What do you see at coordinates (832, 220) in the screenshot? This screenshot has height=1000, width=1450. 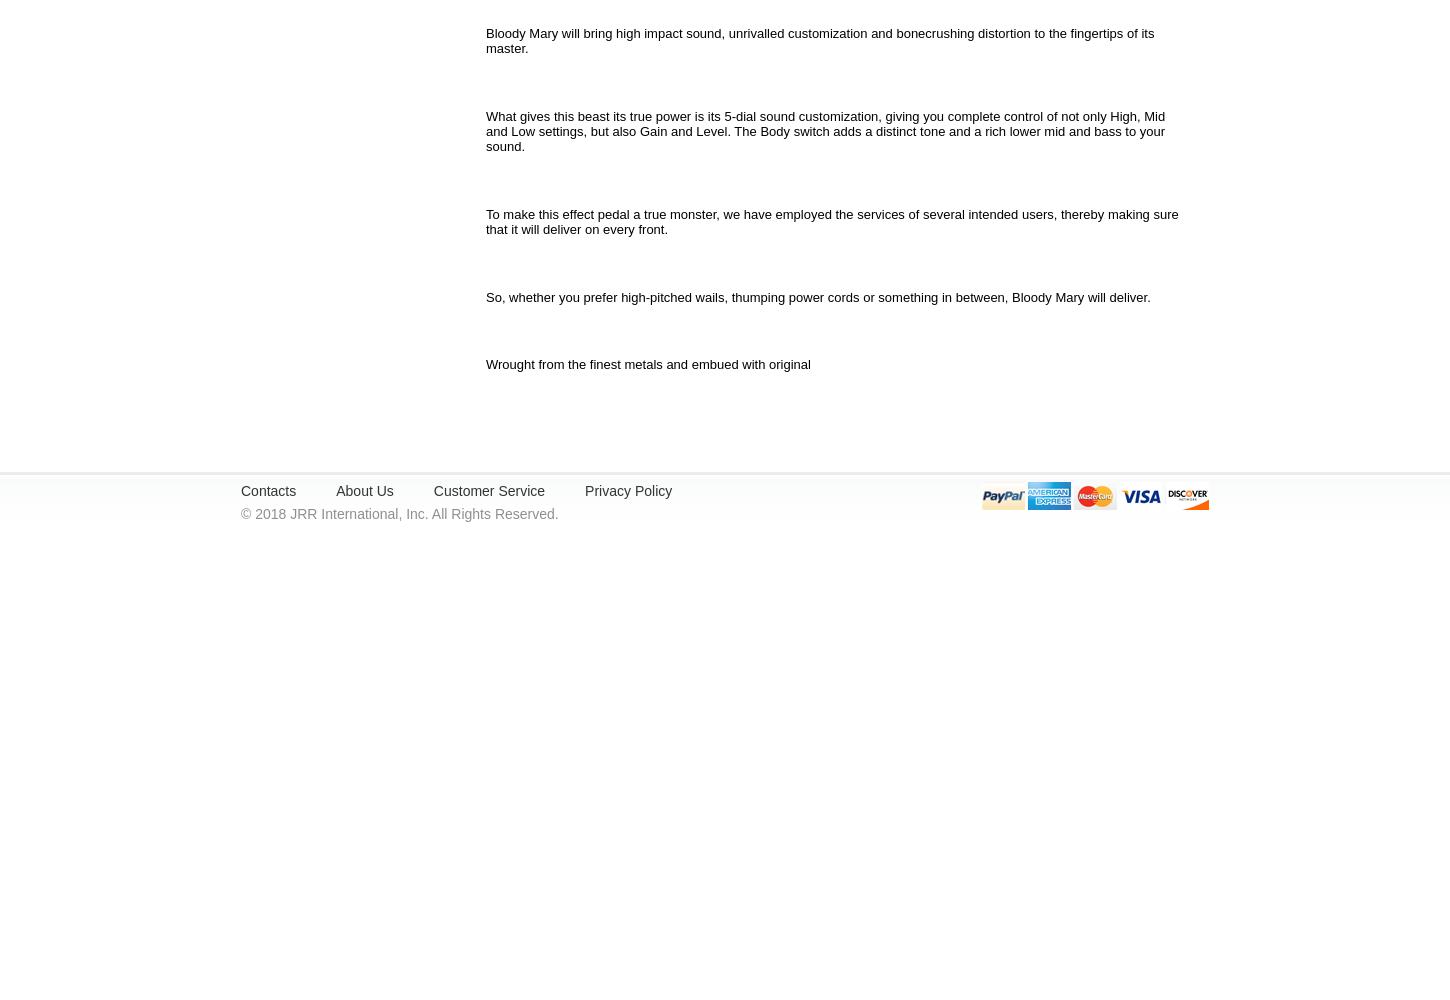 I see `'To make this effect pedal a true monster, we have employed the services of several intended users, thereby making sure that it will deliver on every front.'` at bounding box center [832, 220].